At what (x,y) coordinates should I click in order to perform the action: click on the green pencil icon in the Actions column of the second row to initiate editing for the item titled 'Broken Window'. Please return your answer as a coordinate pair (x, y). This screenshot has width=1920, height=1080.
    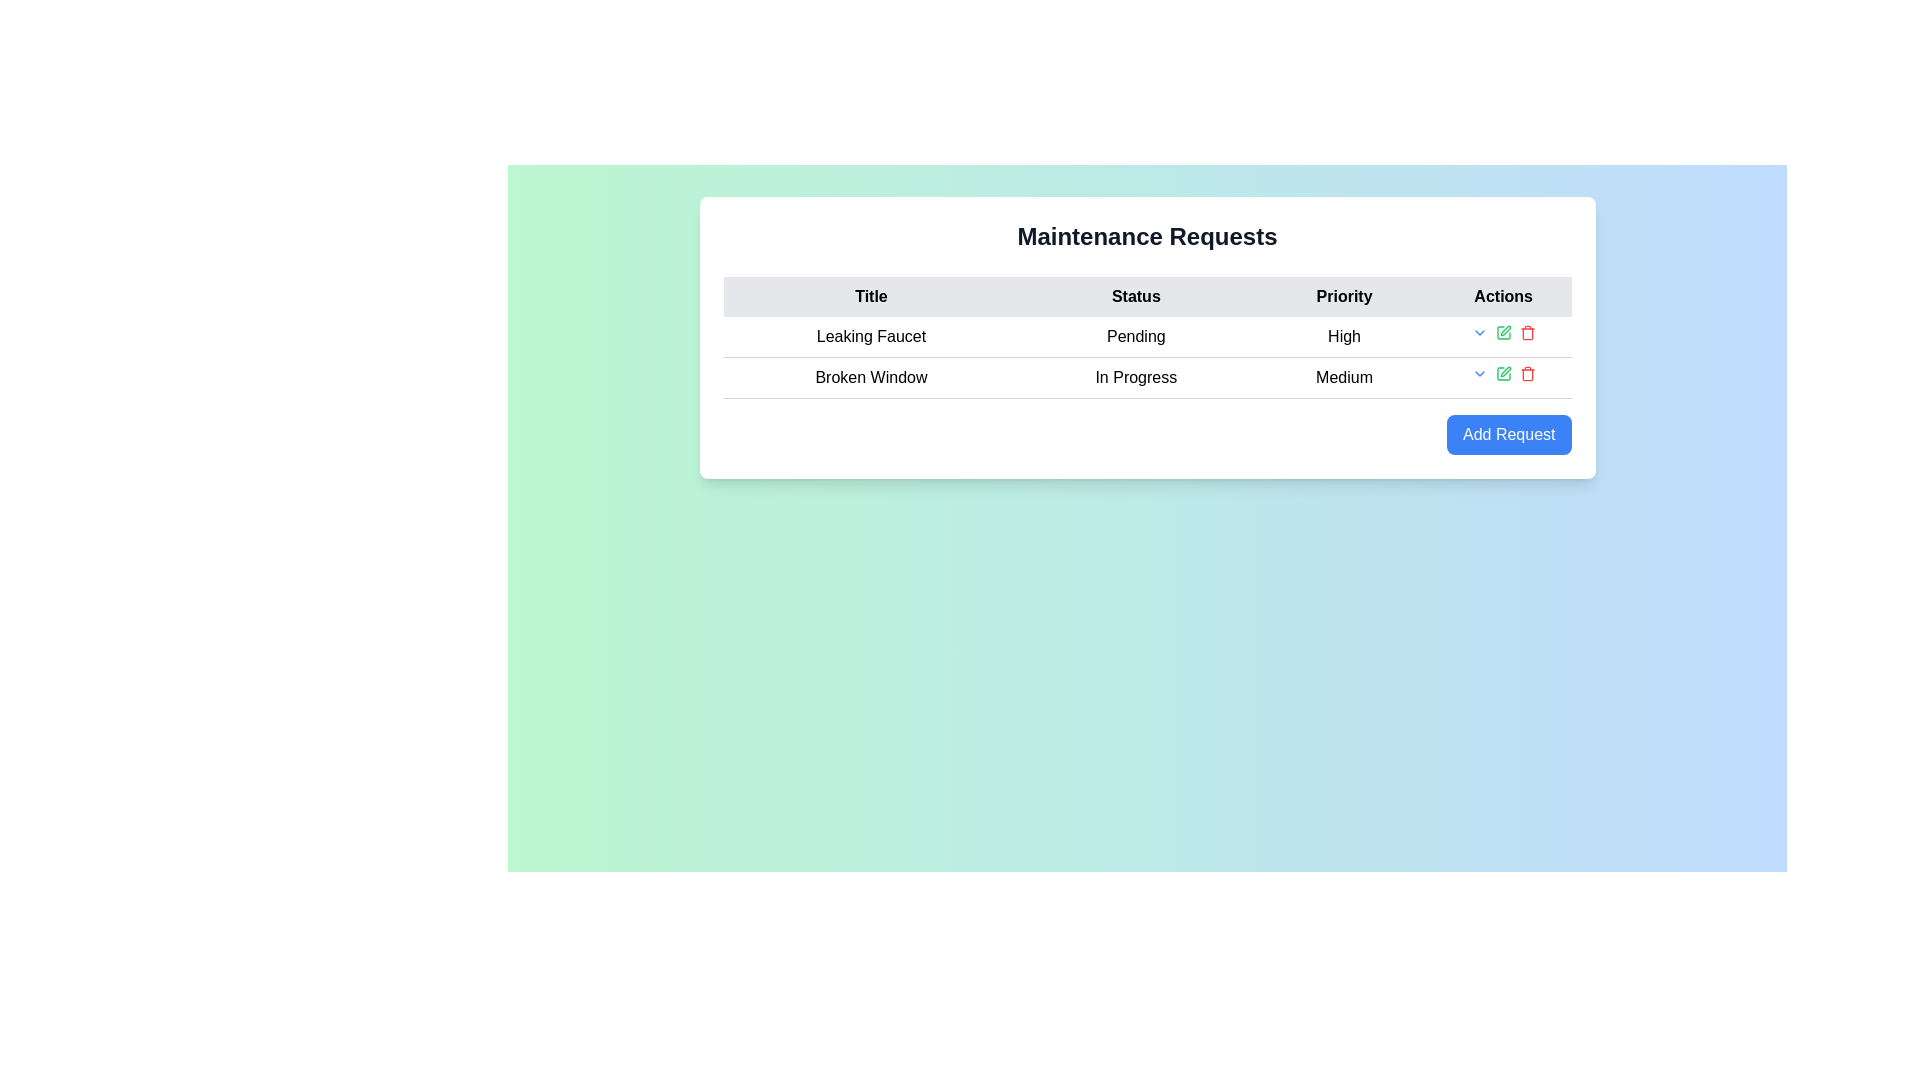
    Looking at the image, I should click on (1503, 374).